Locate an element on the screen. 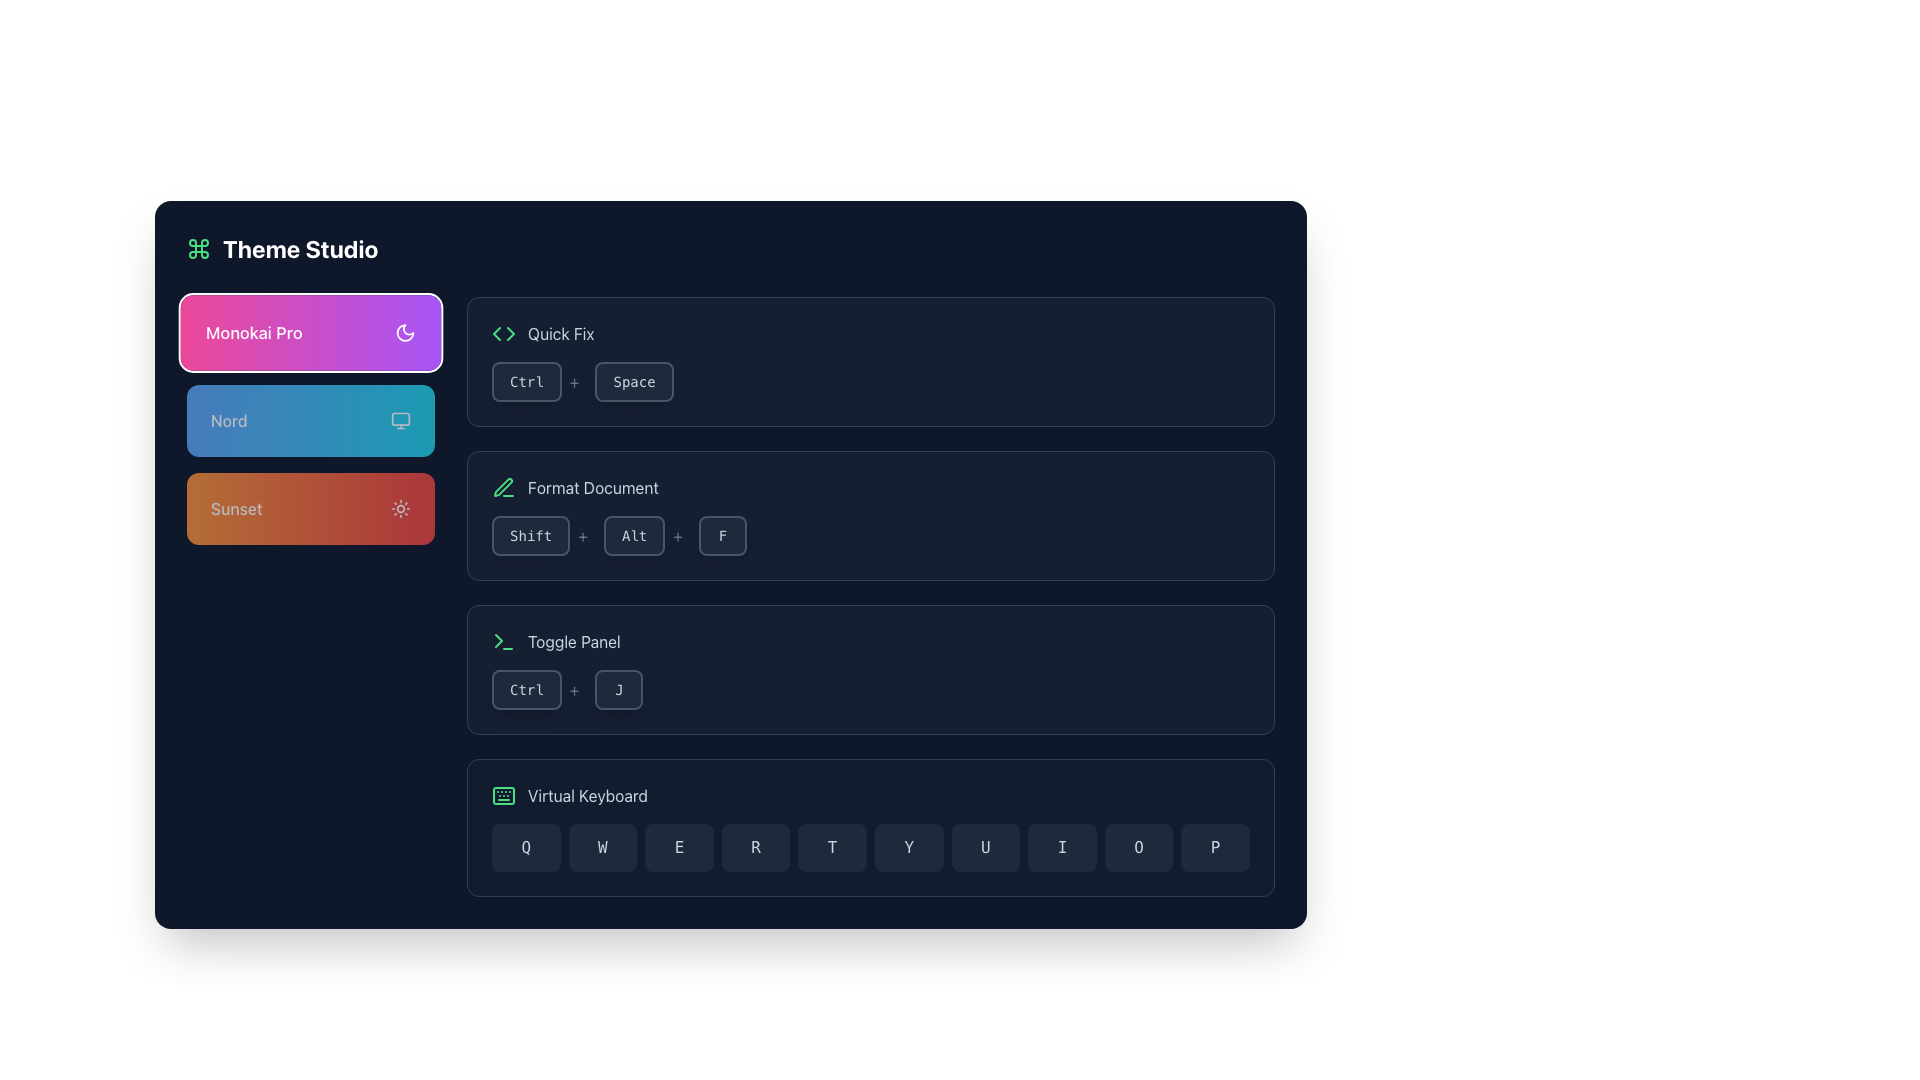 Image resolution: width=1920 pixels, height=1080 pixels. text label indicating the functionality of formatting a document, located in the top-central part of the panel, right of the green pencil icon is located at coordinates (592, 488).